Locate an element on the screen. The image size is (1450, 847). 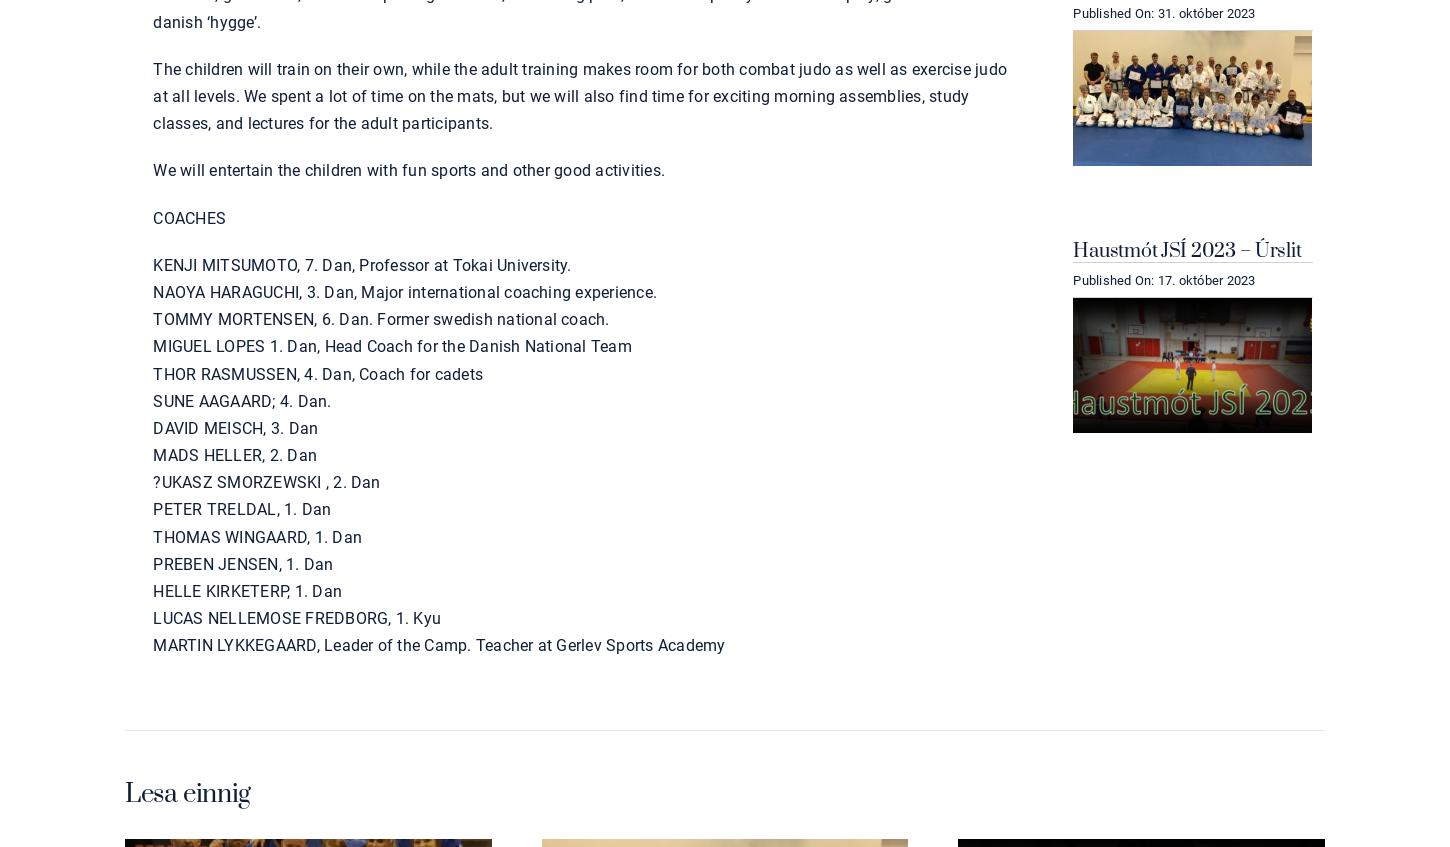
'SUNE AAGAARD; 4. Dan.' is located at coordinates (242, 399).